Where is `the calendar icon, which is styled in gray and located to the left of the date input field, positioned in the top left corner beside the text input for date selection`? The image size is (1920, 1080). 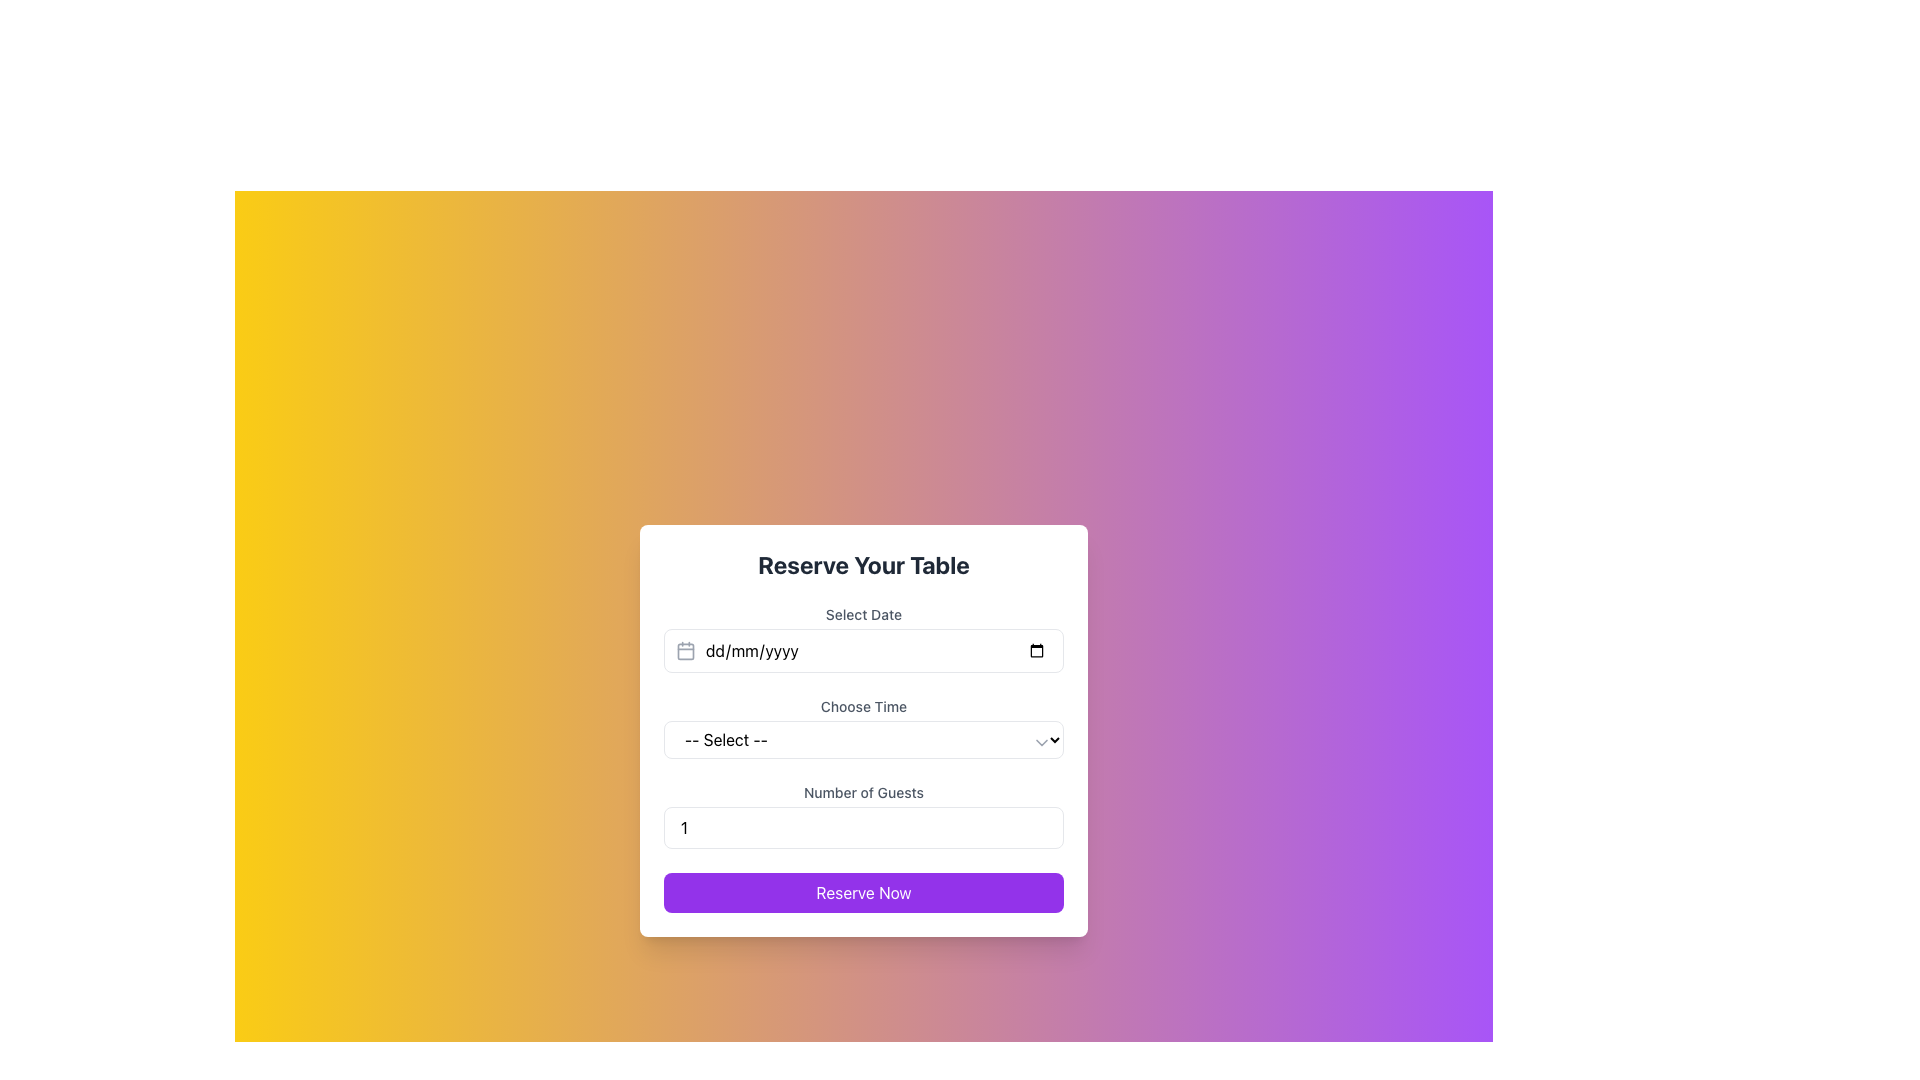
the calendar icon, which is styled in gray and located to the left of the date input field, positioned in the top left corner beside the text input for date selection is located at coordinates (686, 651).